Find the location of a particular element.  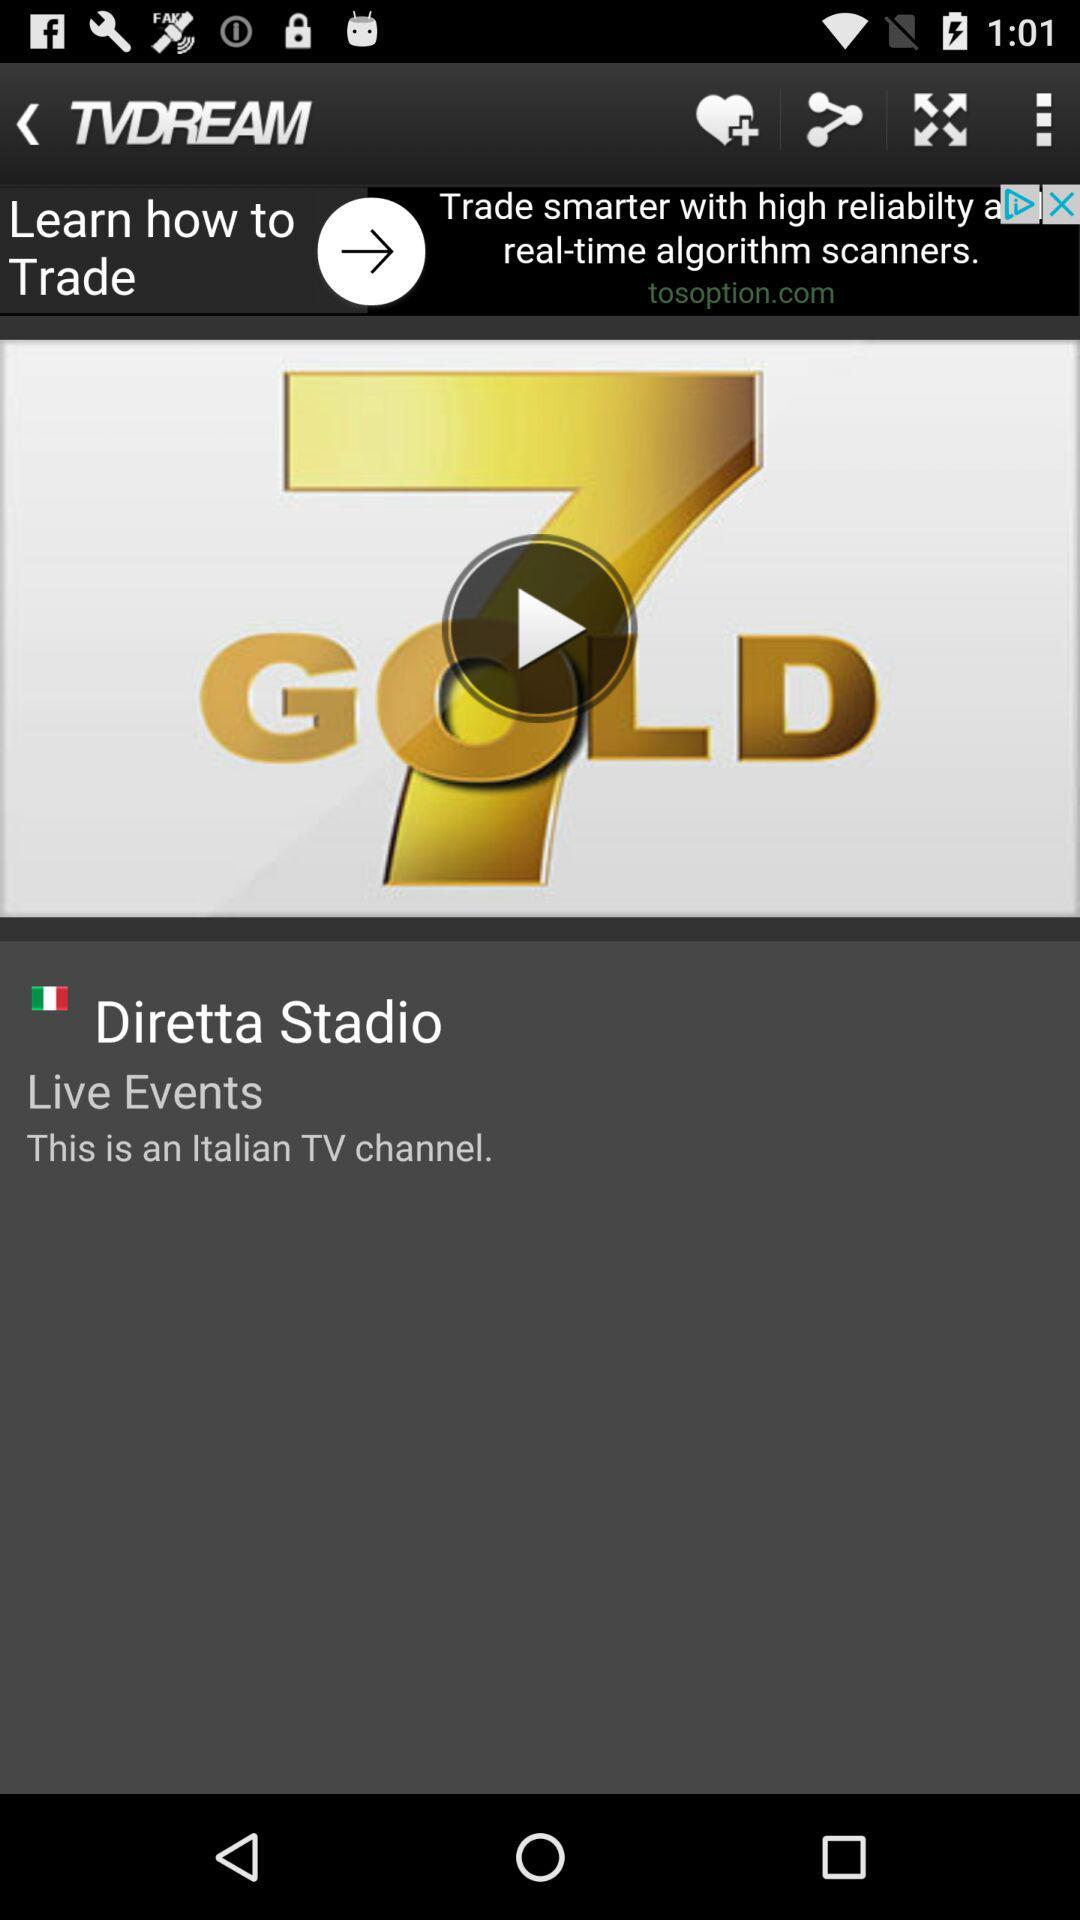

the expand icon at the top right corner of the page is located at coordinates (940, 118).